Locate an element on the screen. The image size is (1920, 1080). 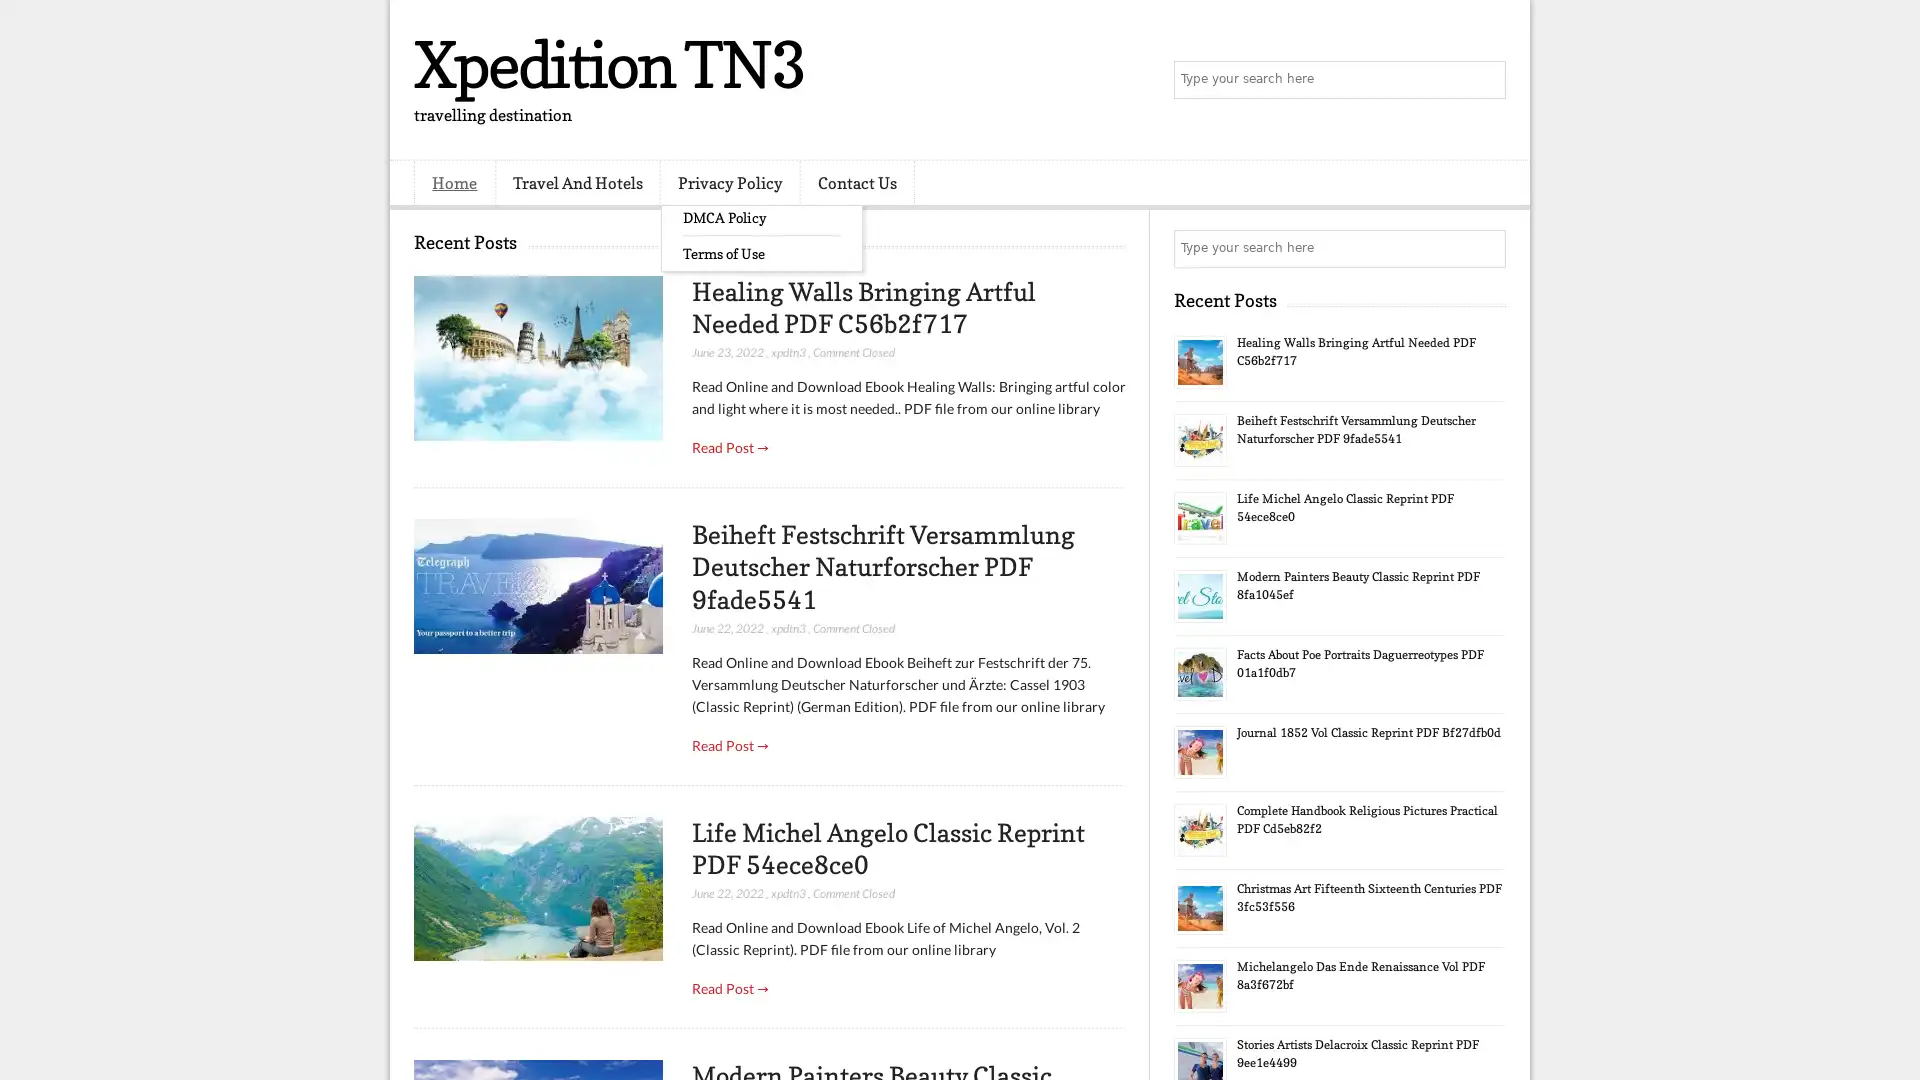
Search is located at coordinates (1485, 80).